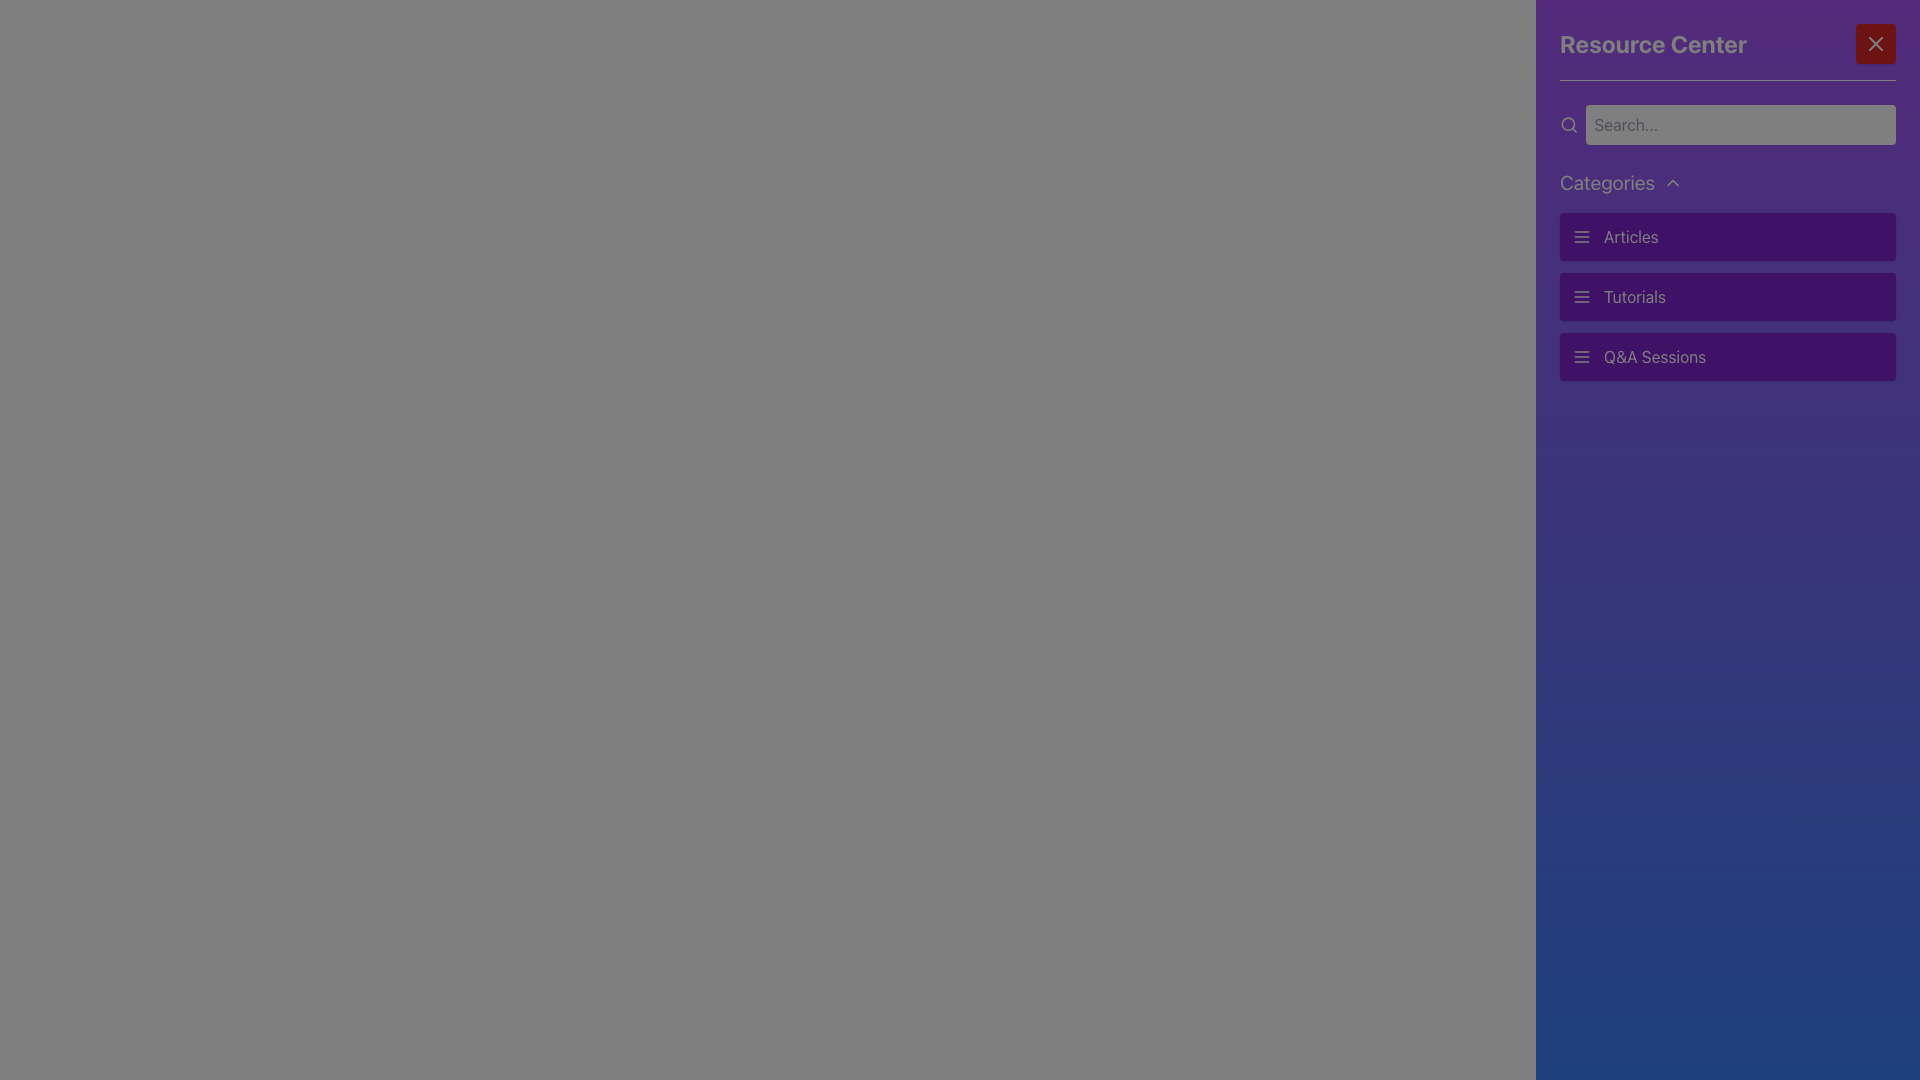 The width and height of the screenshot is (1920, 1080). I want to click on the first menu item labeled 'Articles' in the 'Resource Center' sidebar, so click(1727, 242).